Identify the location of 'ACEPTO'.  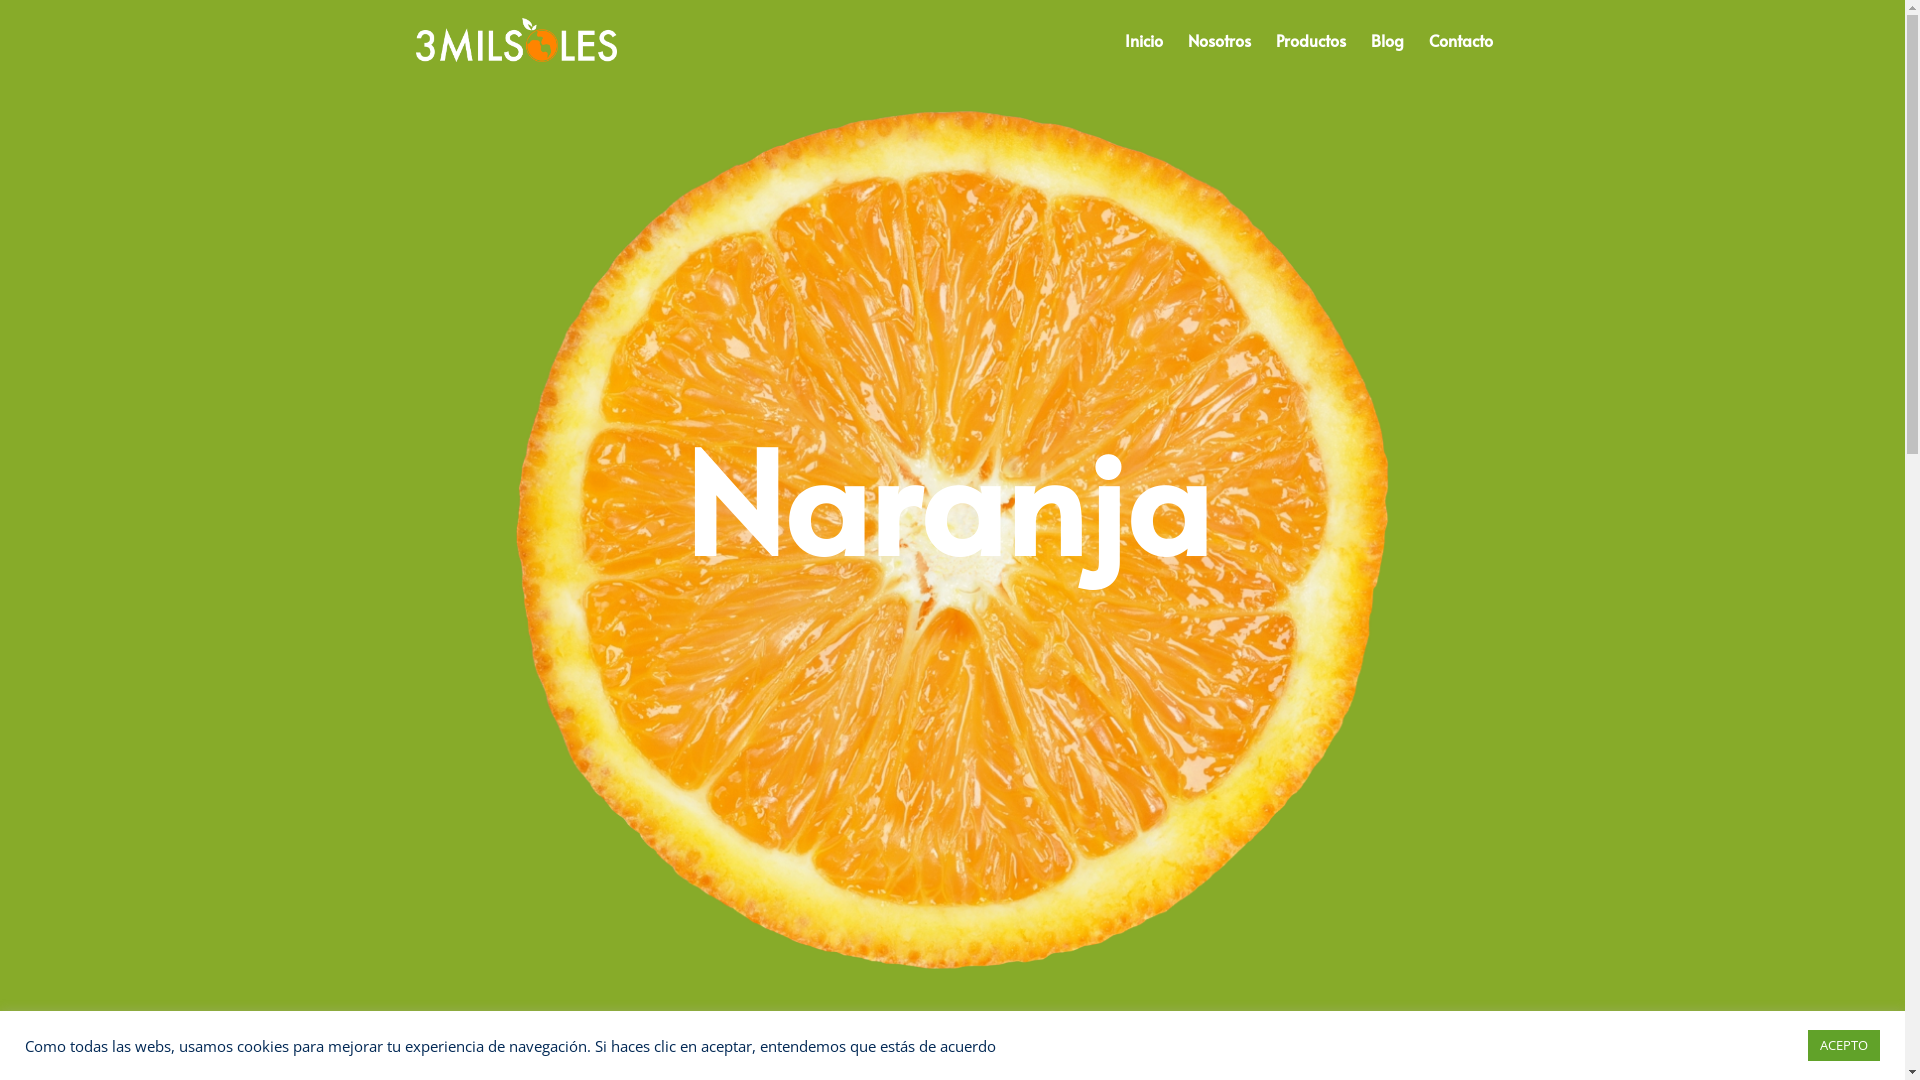
(1842, 1044).